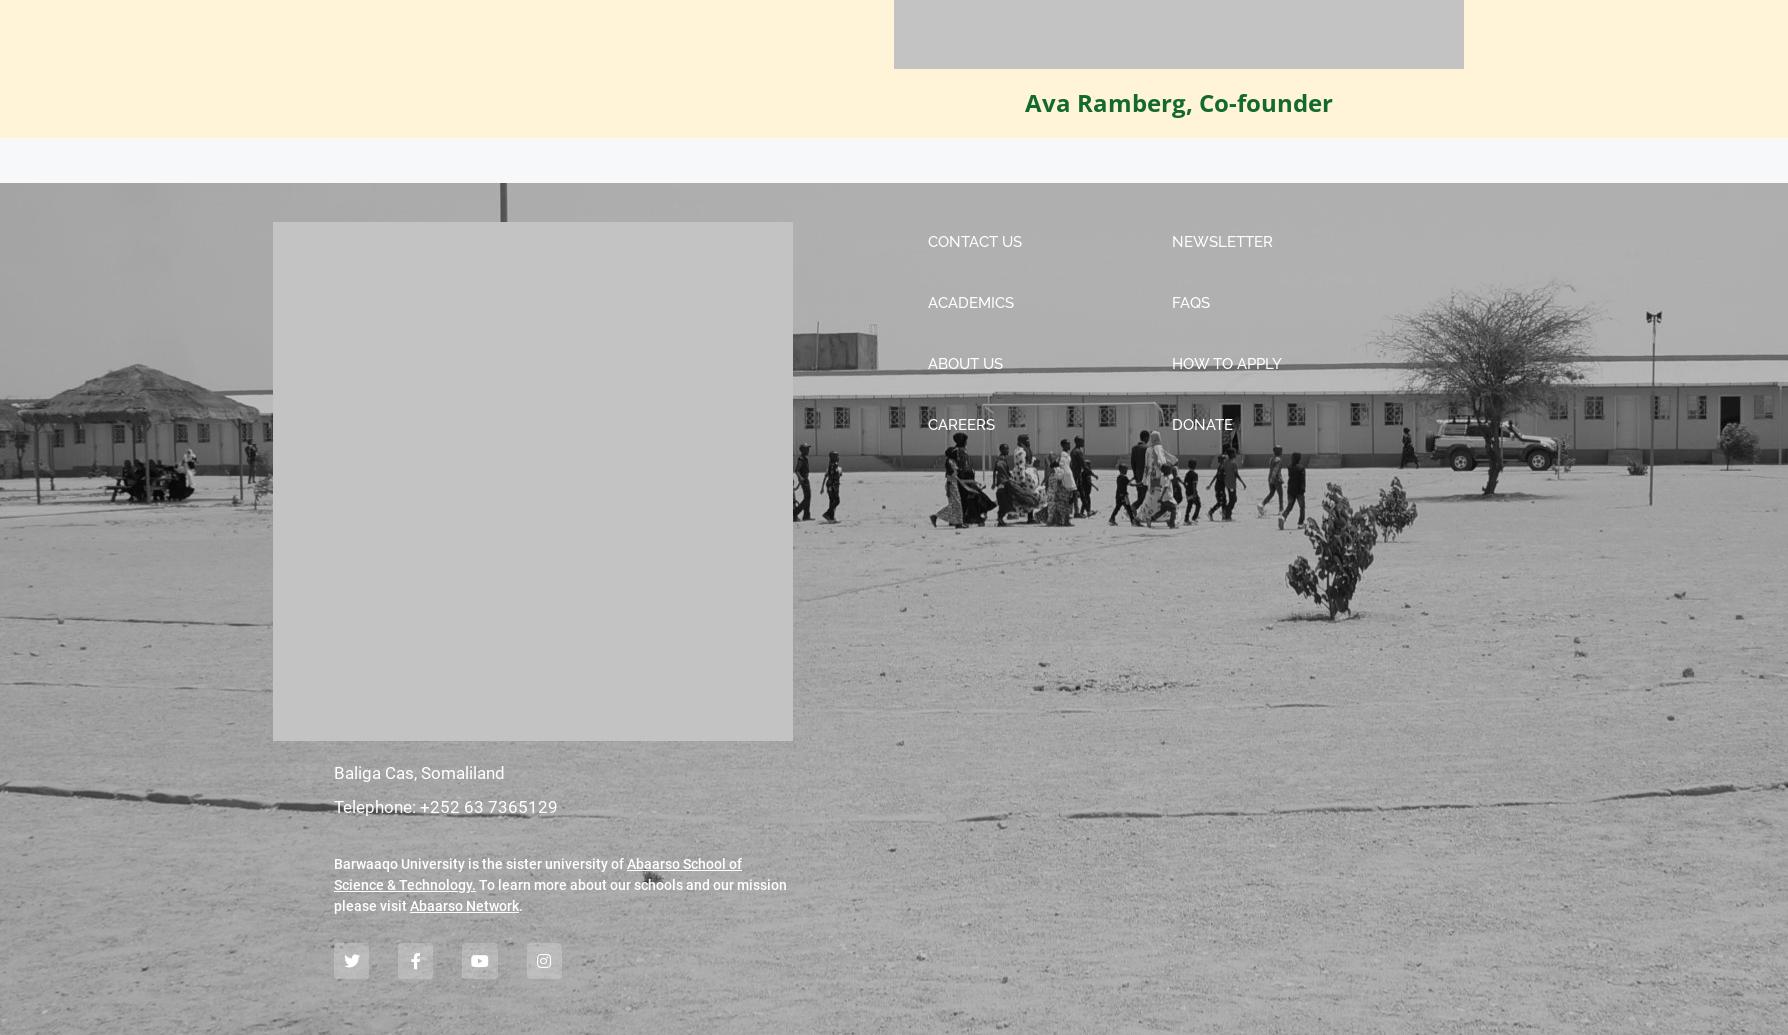  Describe the element at coordinates (973, 241) in the screenshot. I see `'Contact Us'` at that location.